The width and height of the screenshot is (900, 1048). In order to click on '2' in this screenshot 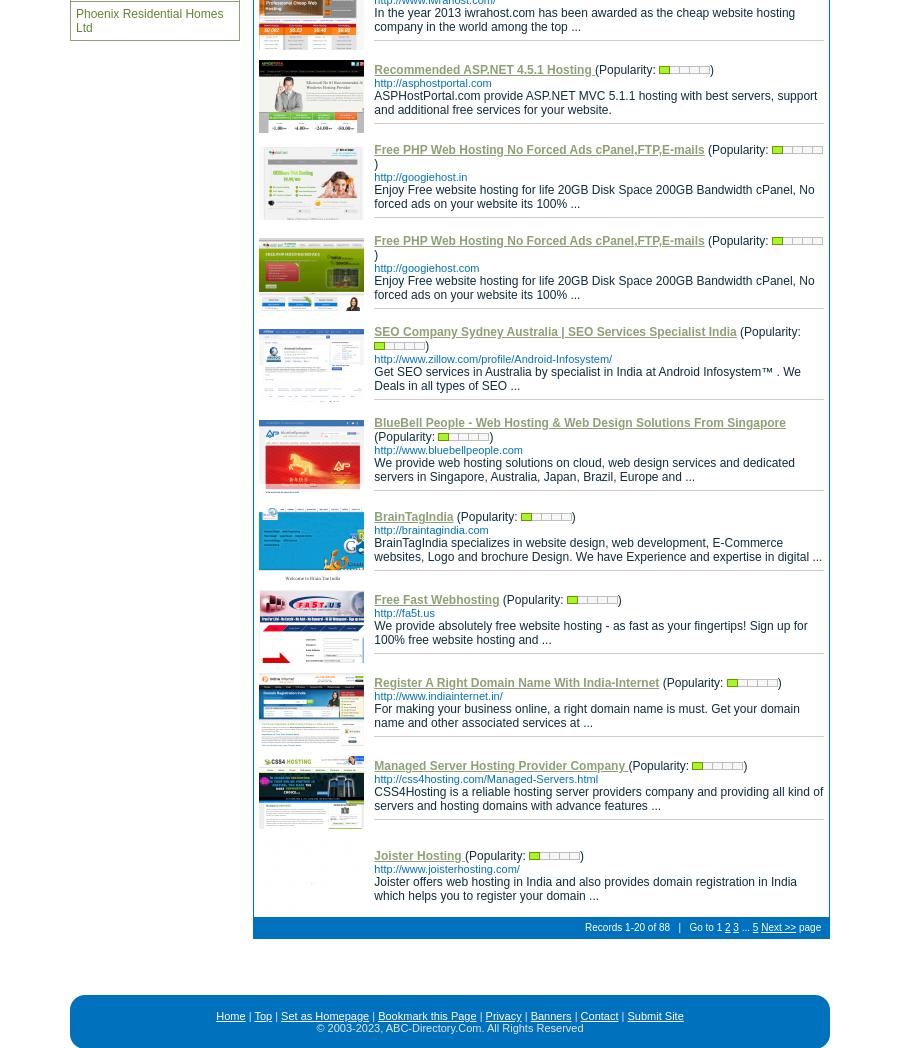, I will do `click(726, 927)`.